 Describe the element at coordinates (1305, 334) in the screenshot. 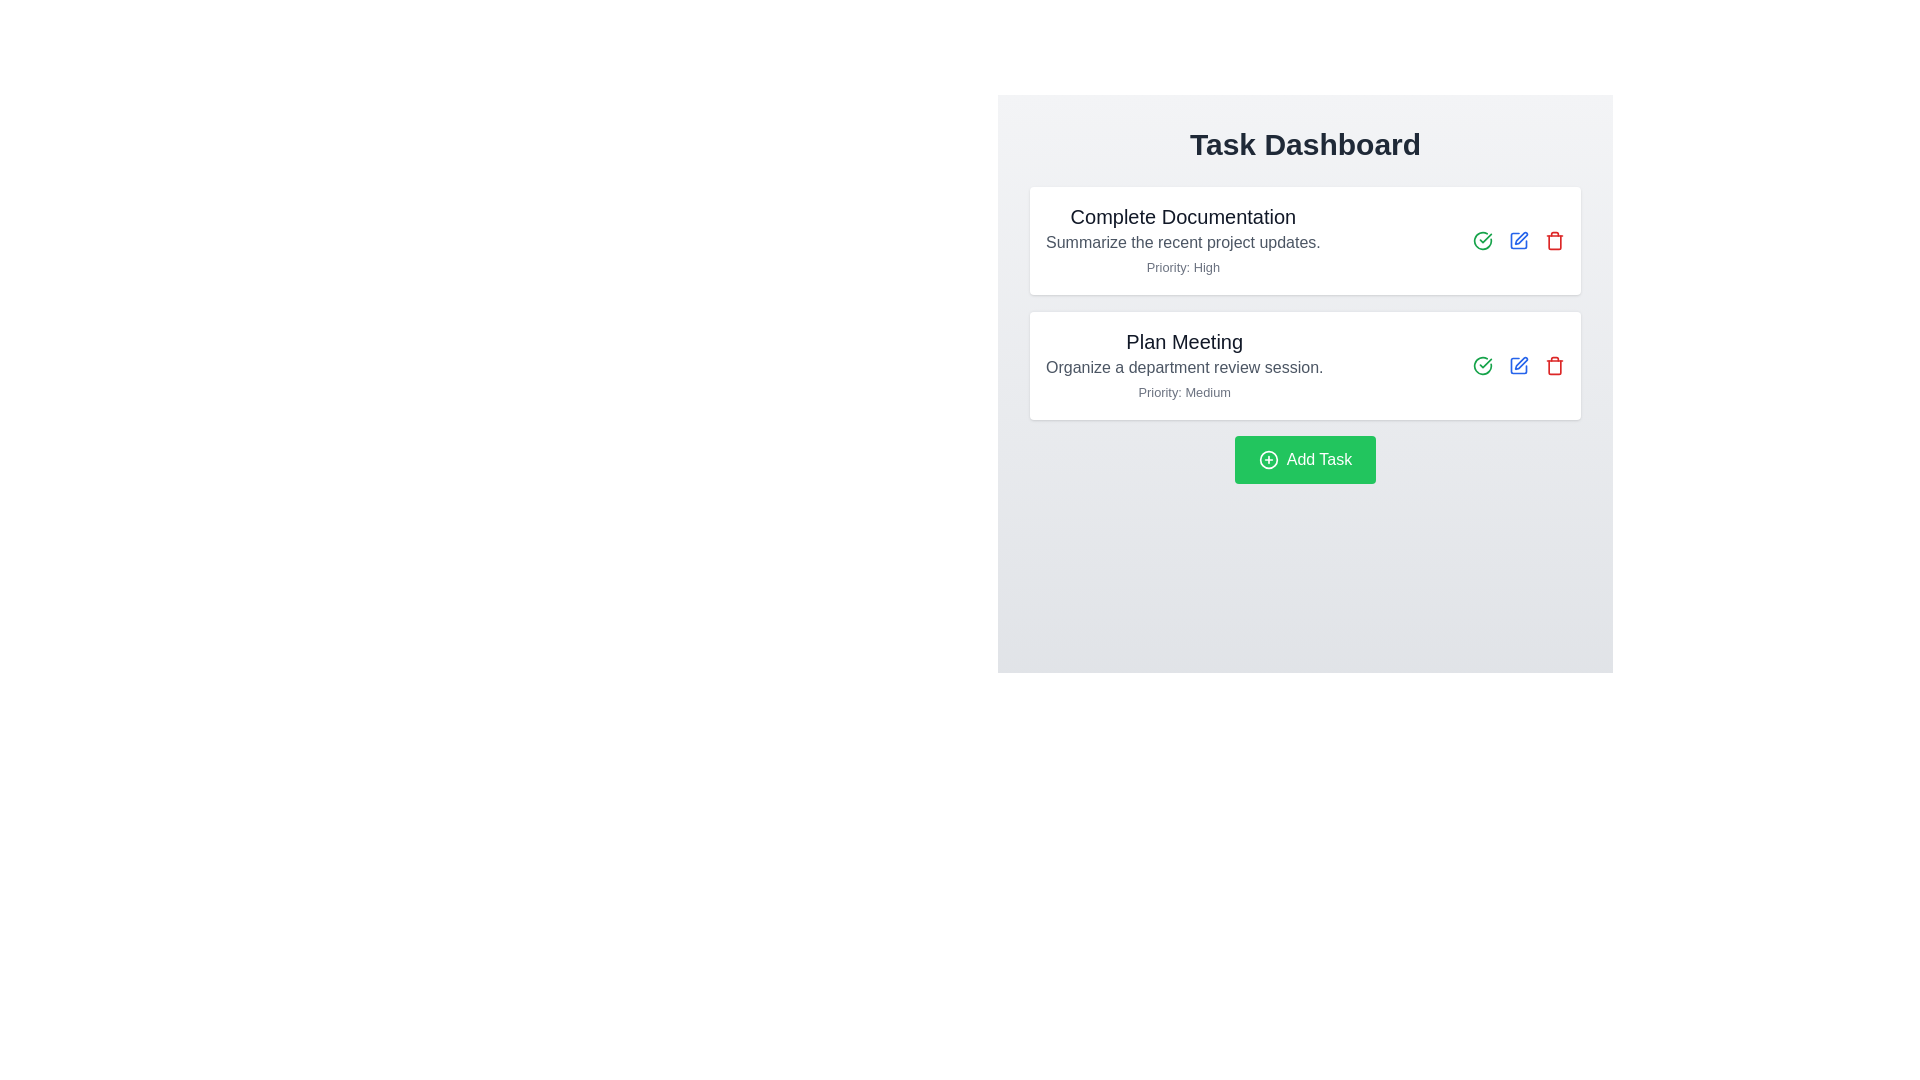

I see `the second task card in the task management interface to view details or interact with actions` at that location.